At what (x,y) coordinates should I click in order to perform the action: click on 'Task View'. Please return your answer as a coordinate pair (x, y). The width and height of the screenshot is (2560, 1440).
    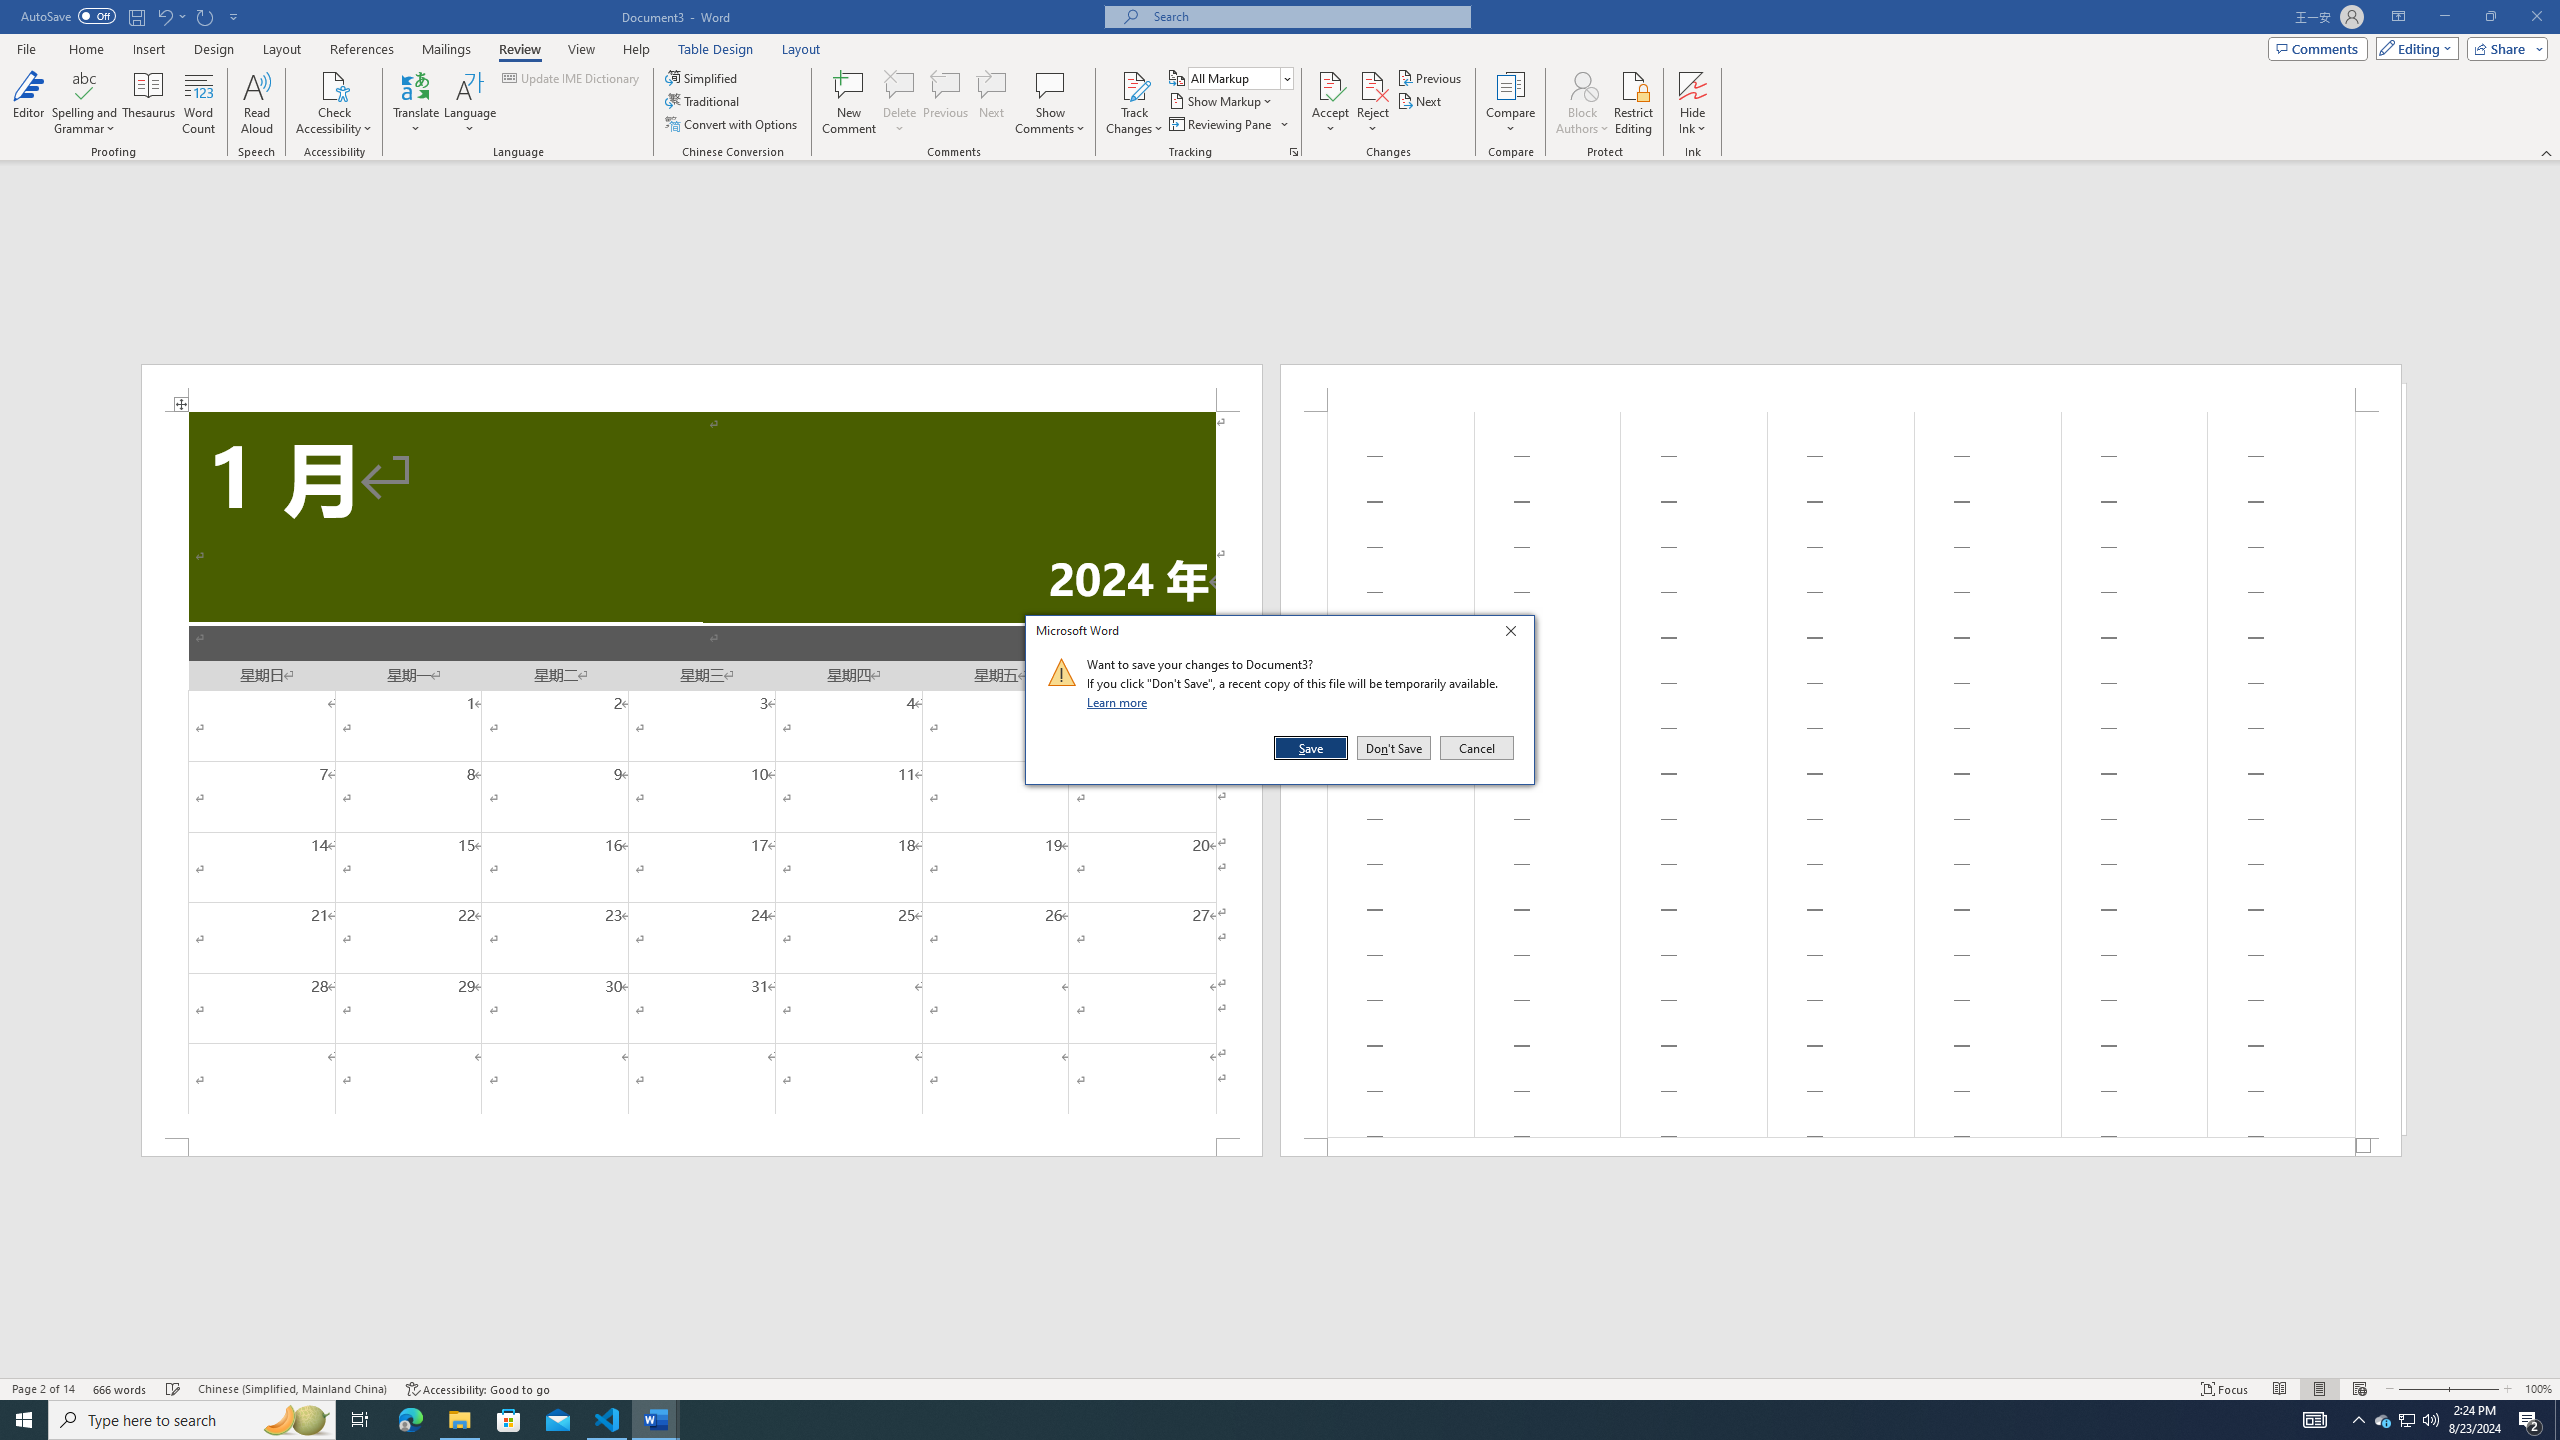
    Looking at the image, I should click on (358, 1418).